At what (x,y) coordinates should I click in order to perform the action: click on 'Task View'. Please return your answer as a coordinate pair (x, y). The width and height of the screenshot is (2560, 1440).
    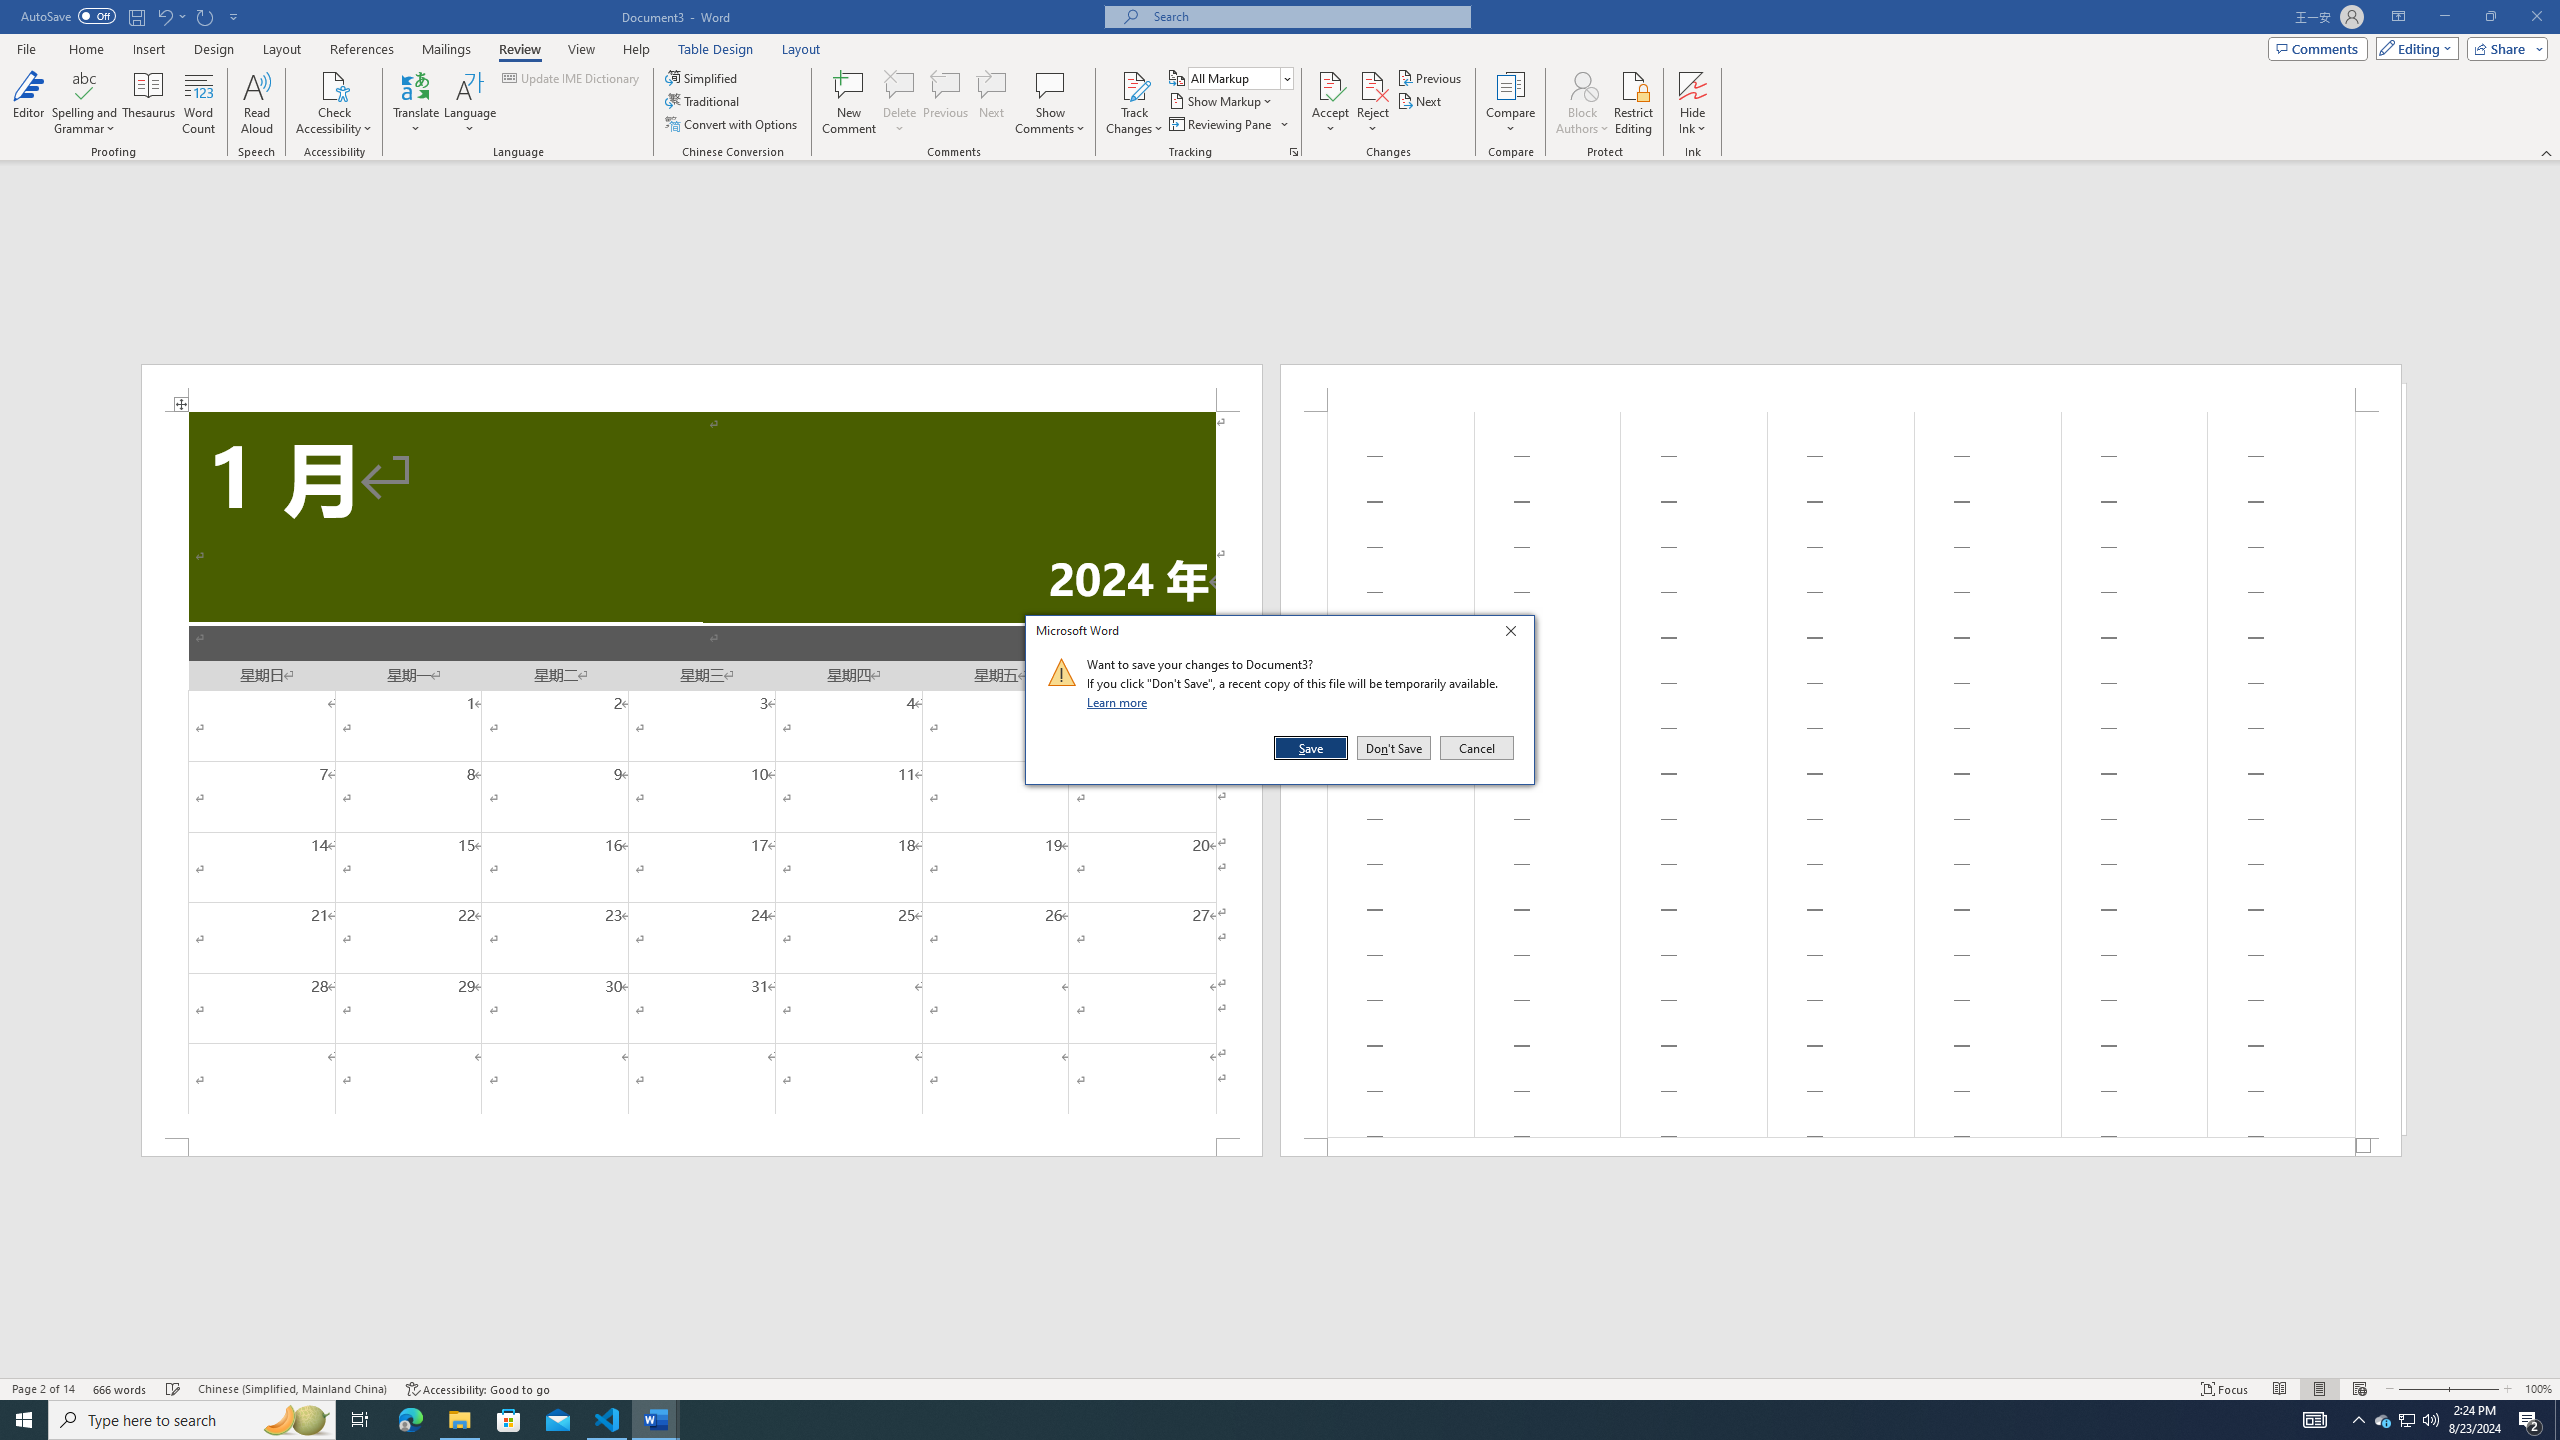
    Looking at the image, I should click on (358, 1418).